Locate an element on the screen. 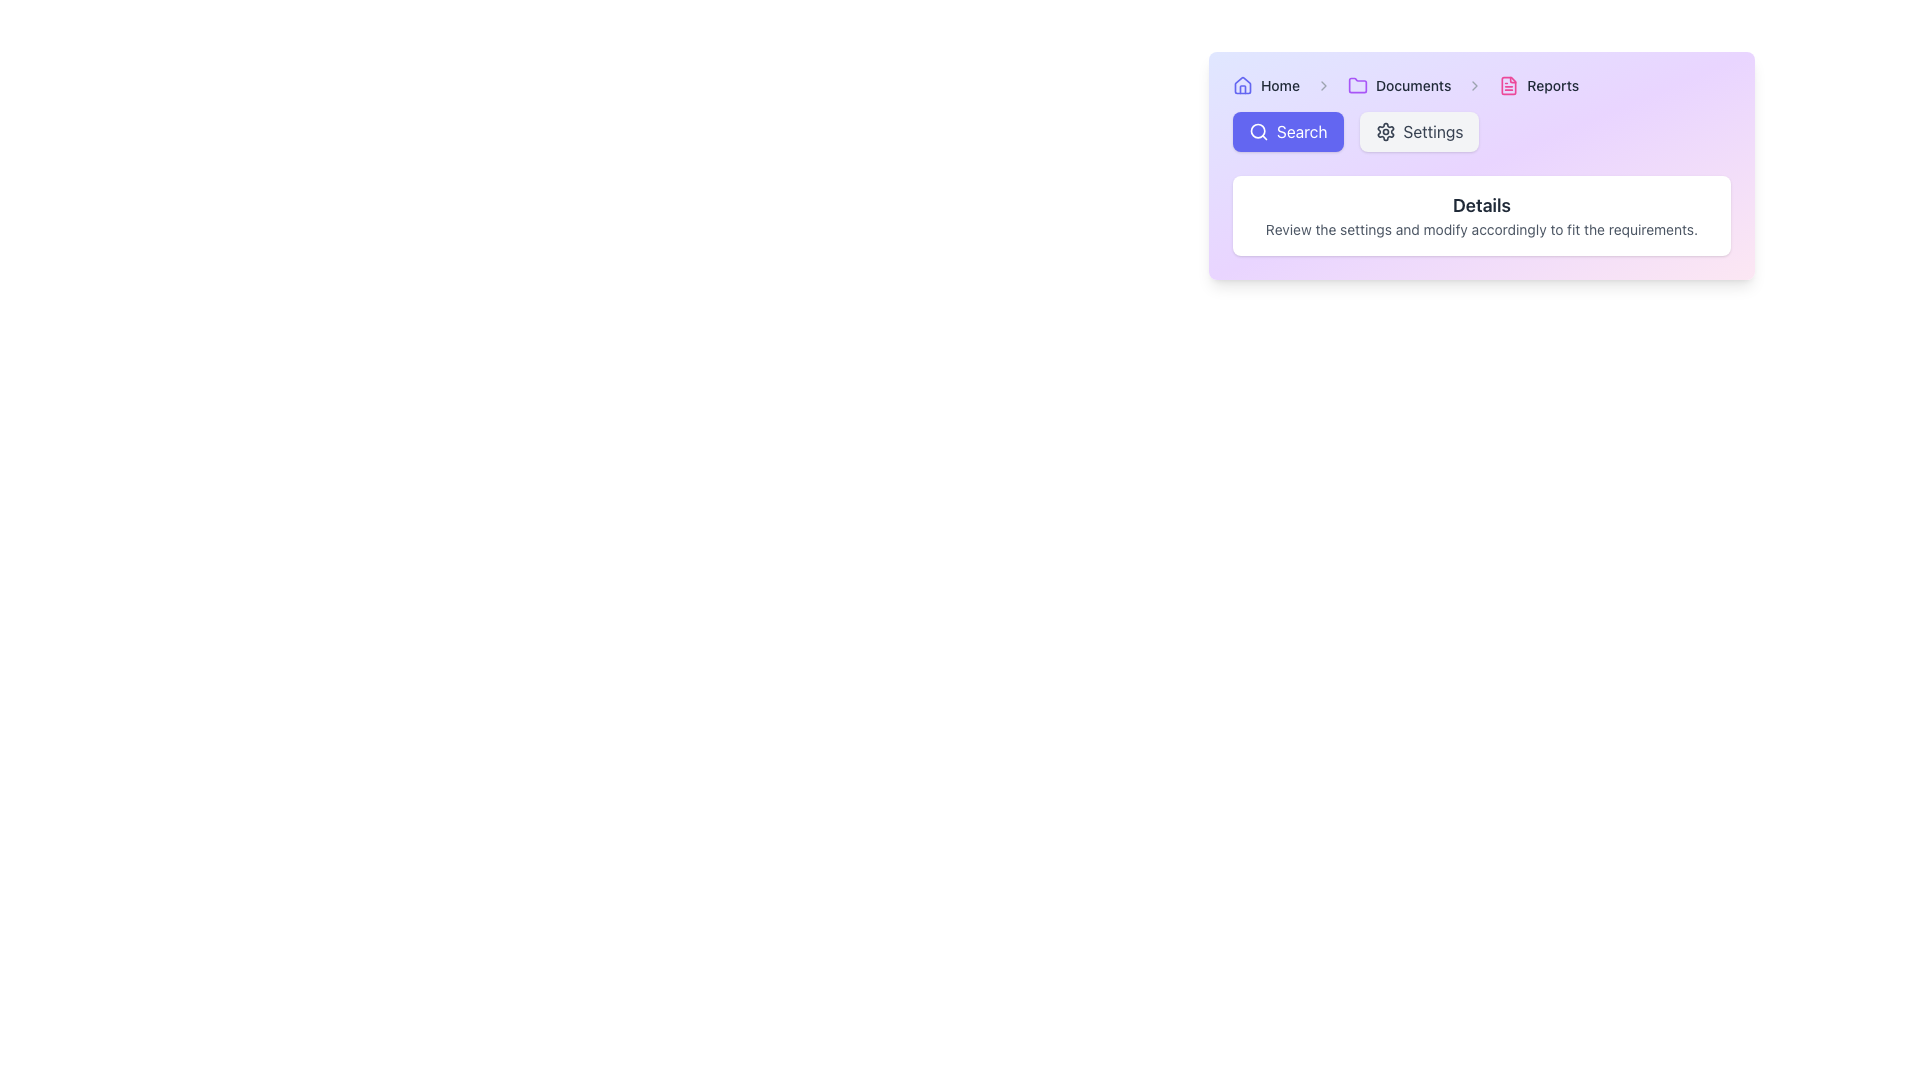  the 'Settings' text label, which is displayed in dark gray with a rounded rectangular button style, located in the top-right section of the application interface is located at coordinates (1432, 131).